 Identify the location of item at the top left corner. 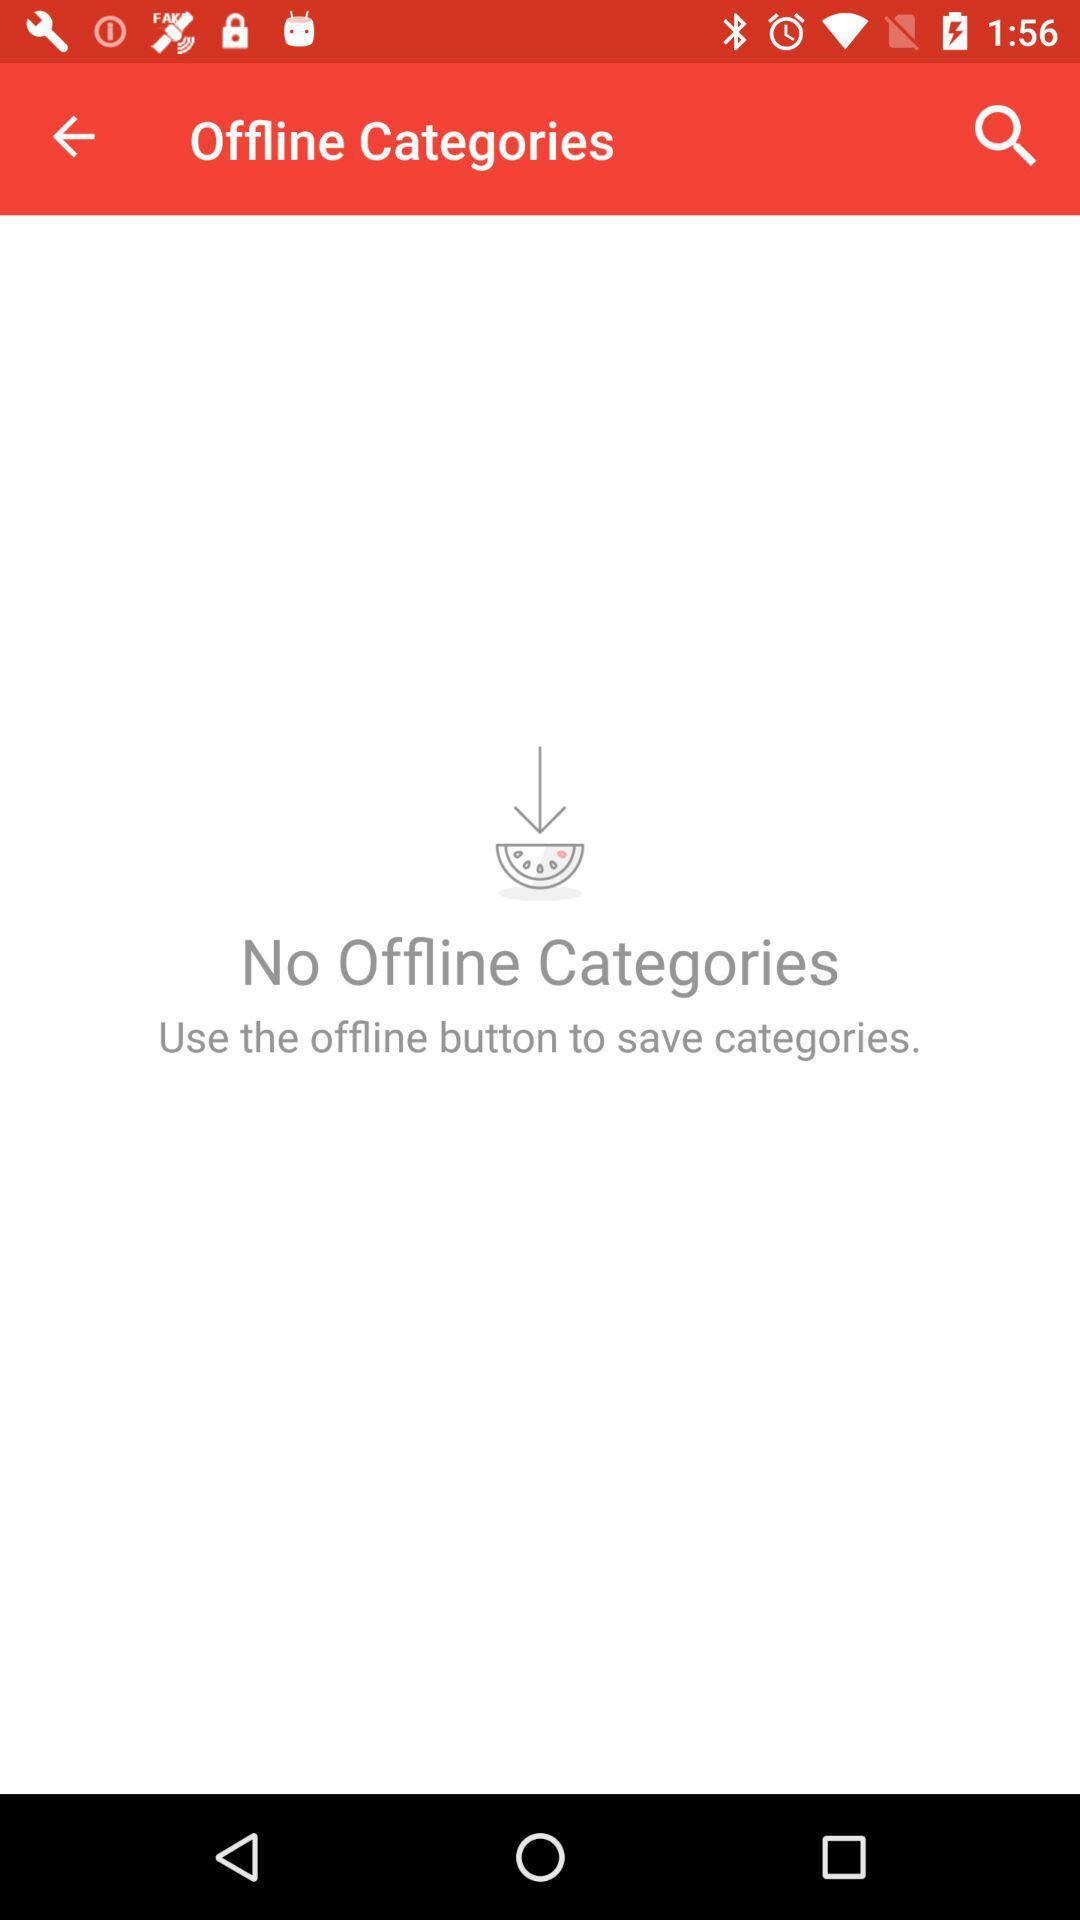
(72, 135).